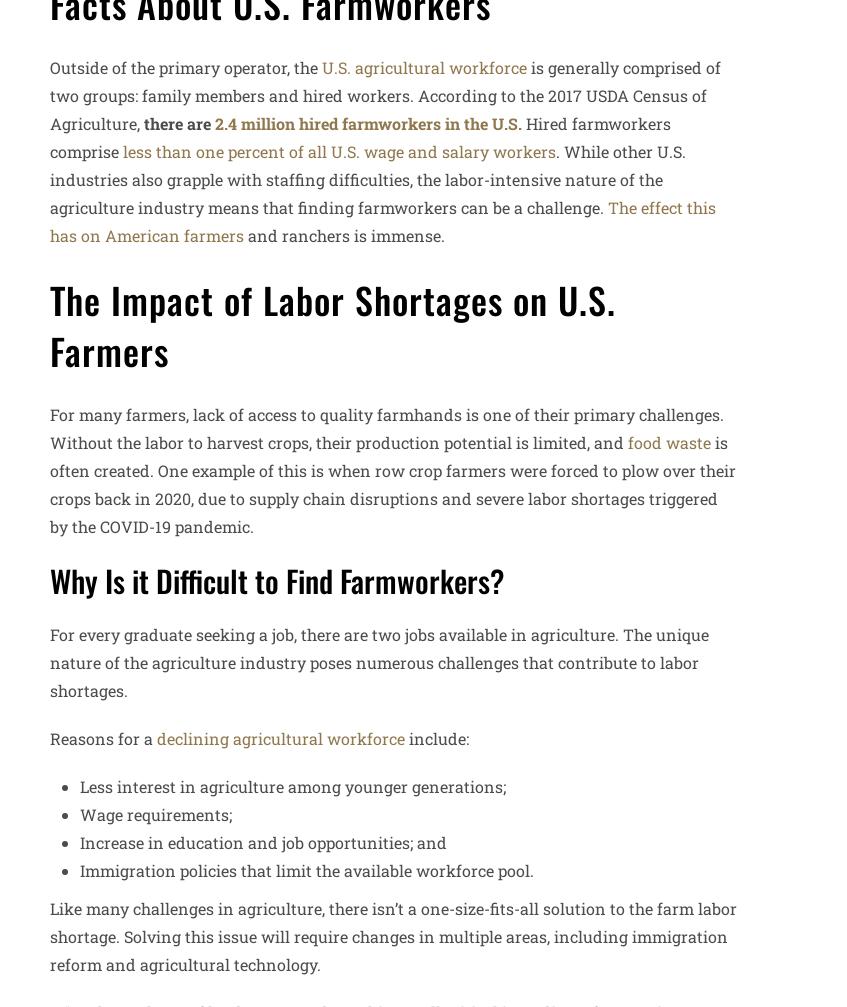 The height and width of the screenshot is (1007, 847). I want to click on 'Reasons for a', so click(103, 737).